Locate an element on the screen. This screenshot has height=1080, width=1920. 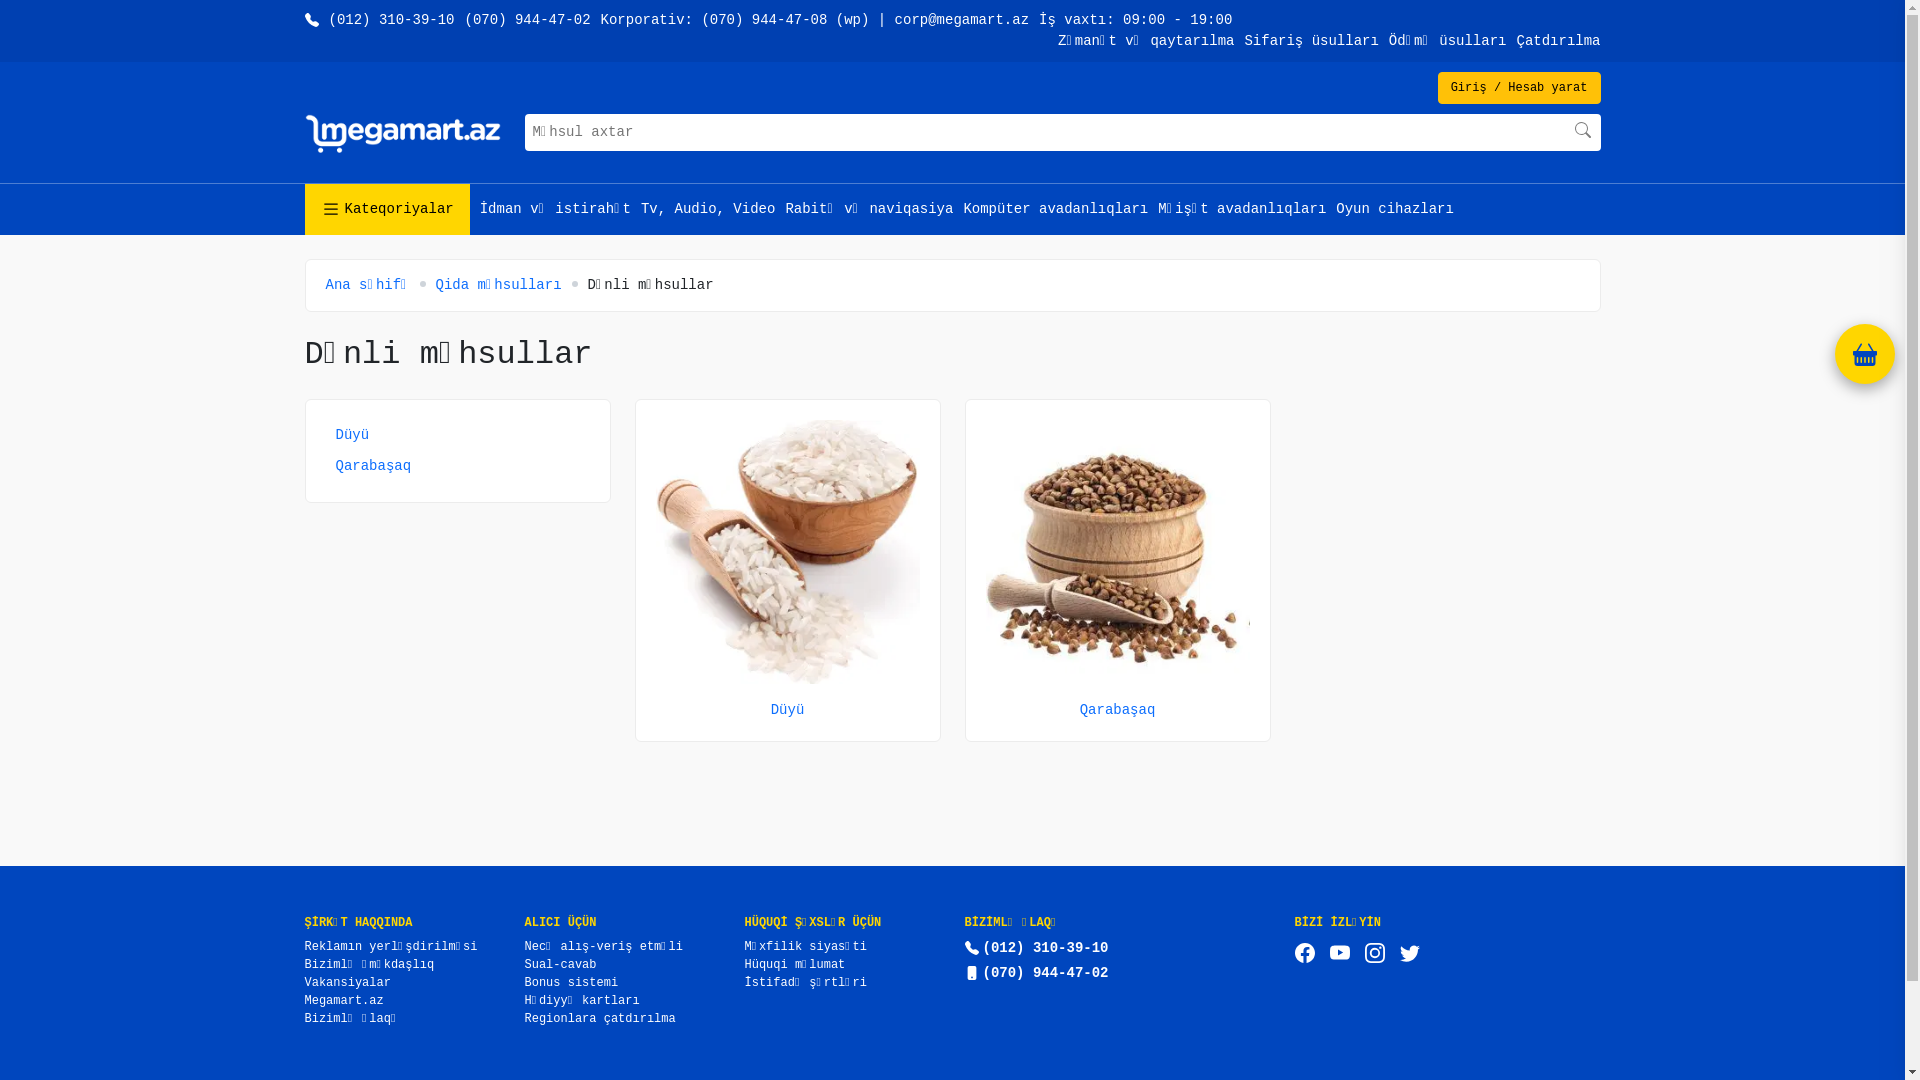
'Tv, Audio, Video' is located at coordinates (708, 209).